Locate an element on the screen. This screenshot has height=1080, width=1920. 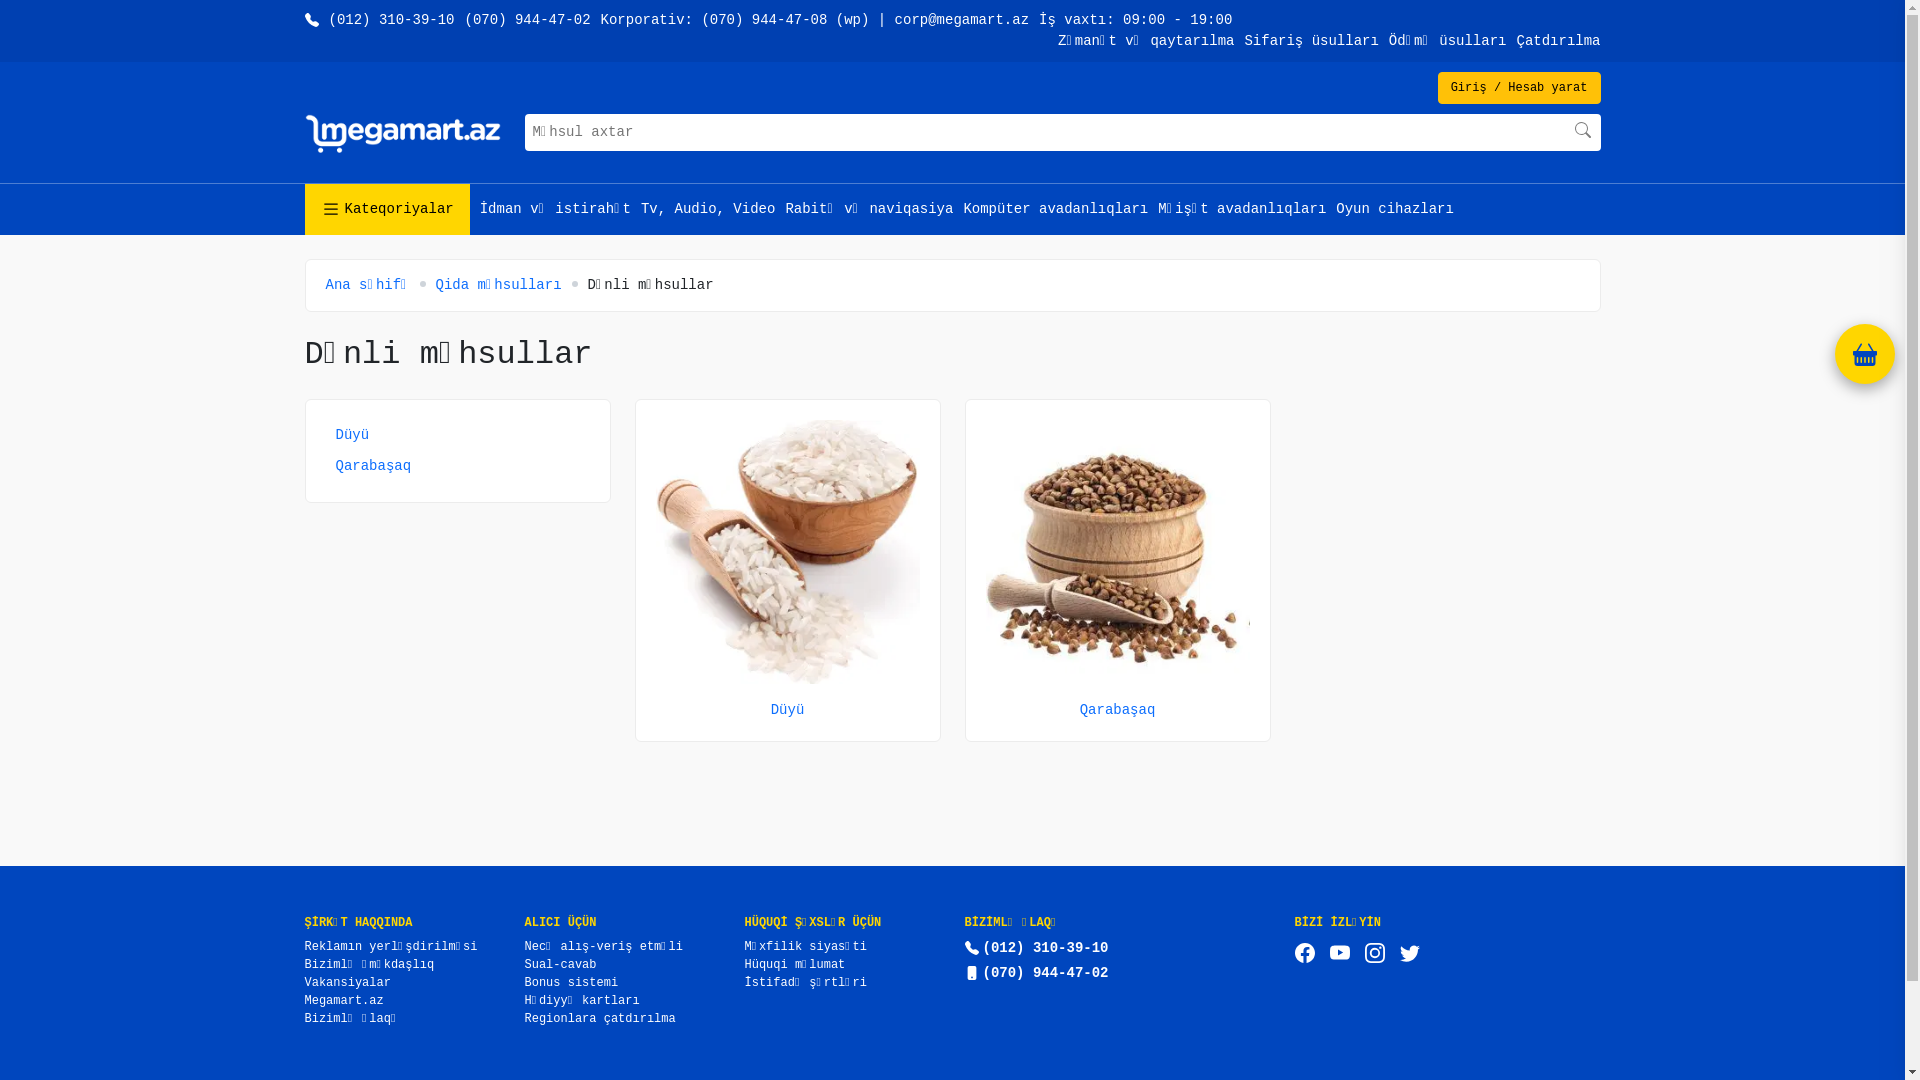
'Tv, Audio, Video' is located at coordinates (708, 209).